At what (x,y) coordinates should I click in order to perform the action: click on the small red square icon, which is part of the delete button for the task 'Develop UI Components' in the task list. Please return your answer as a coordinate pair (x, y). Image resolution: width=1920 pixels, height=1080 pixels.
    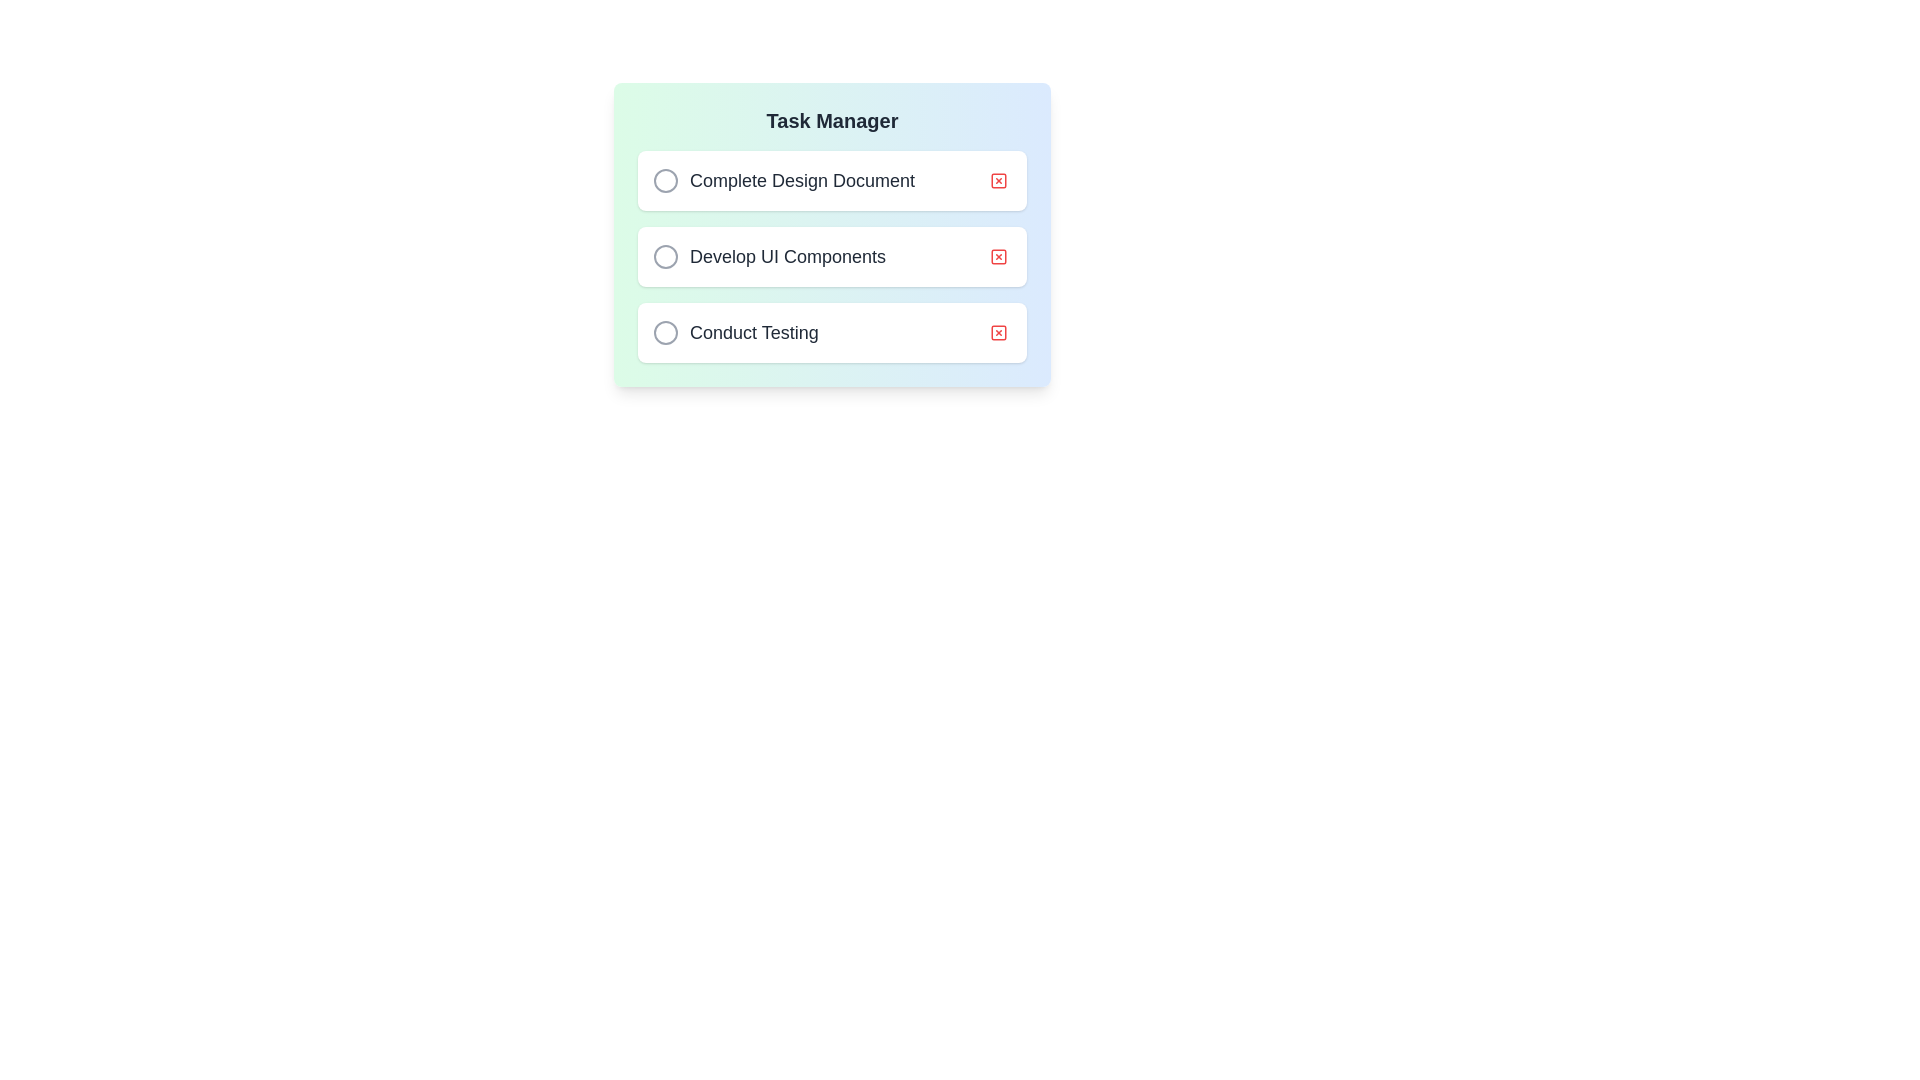
    Looking at the image, I should click on (998, 256).